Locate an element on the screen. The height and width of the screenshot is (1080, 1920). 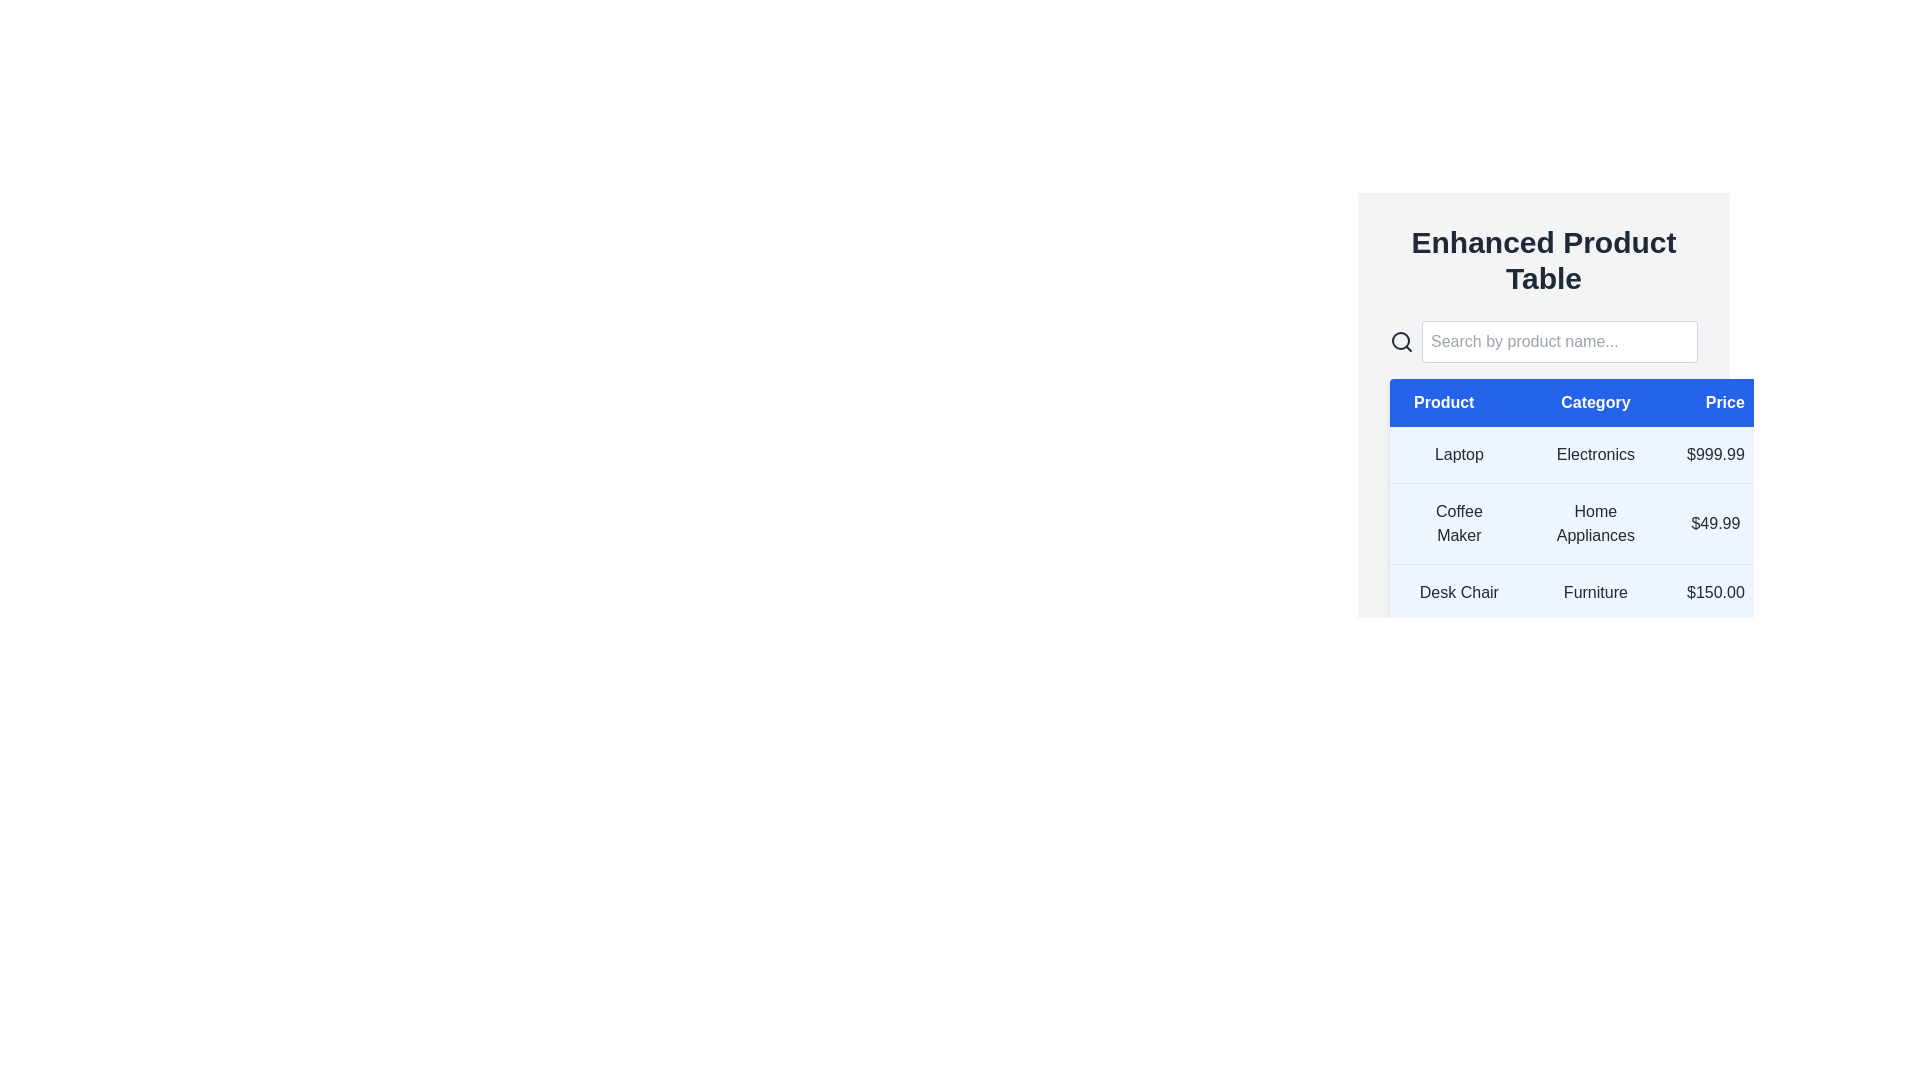
the table cell displaying '$49.99' in the 'Price' column for the 'Coffee Maker' product, which is centered in a light blue cell is located at coordinates (1714, 523).